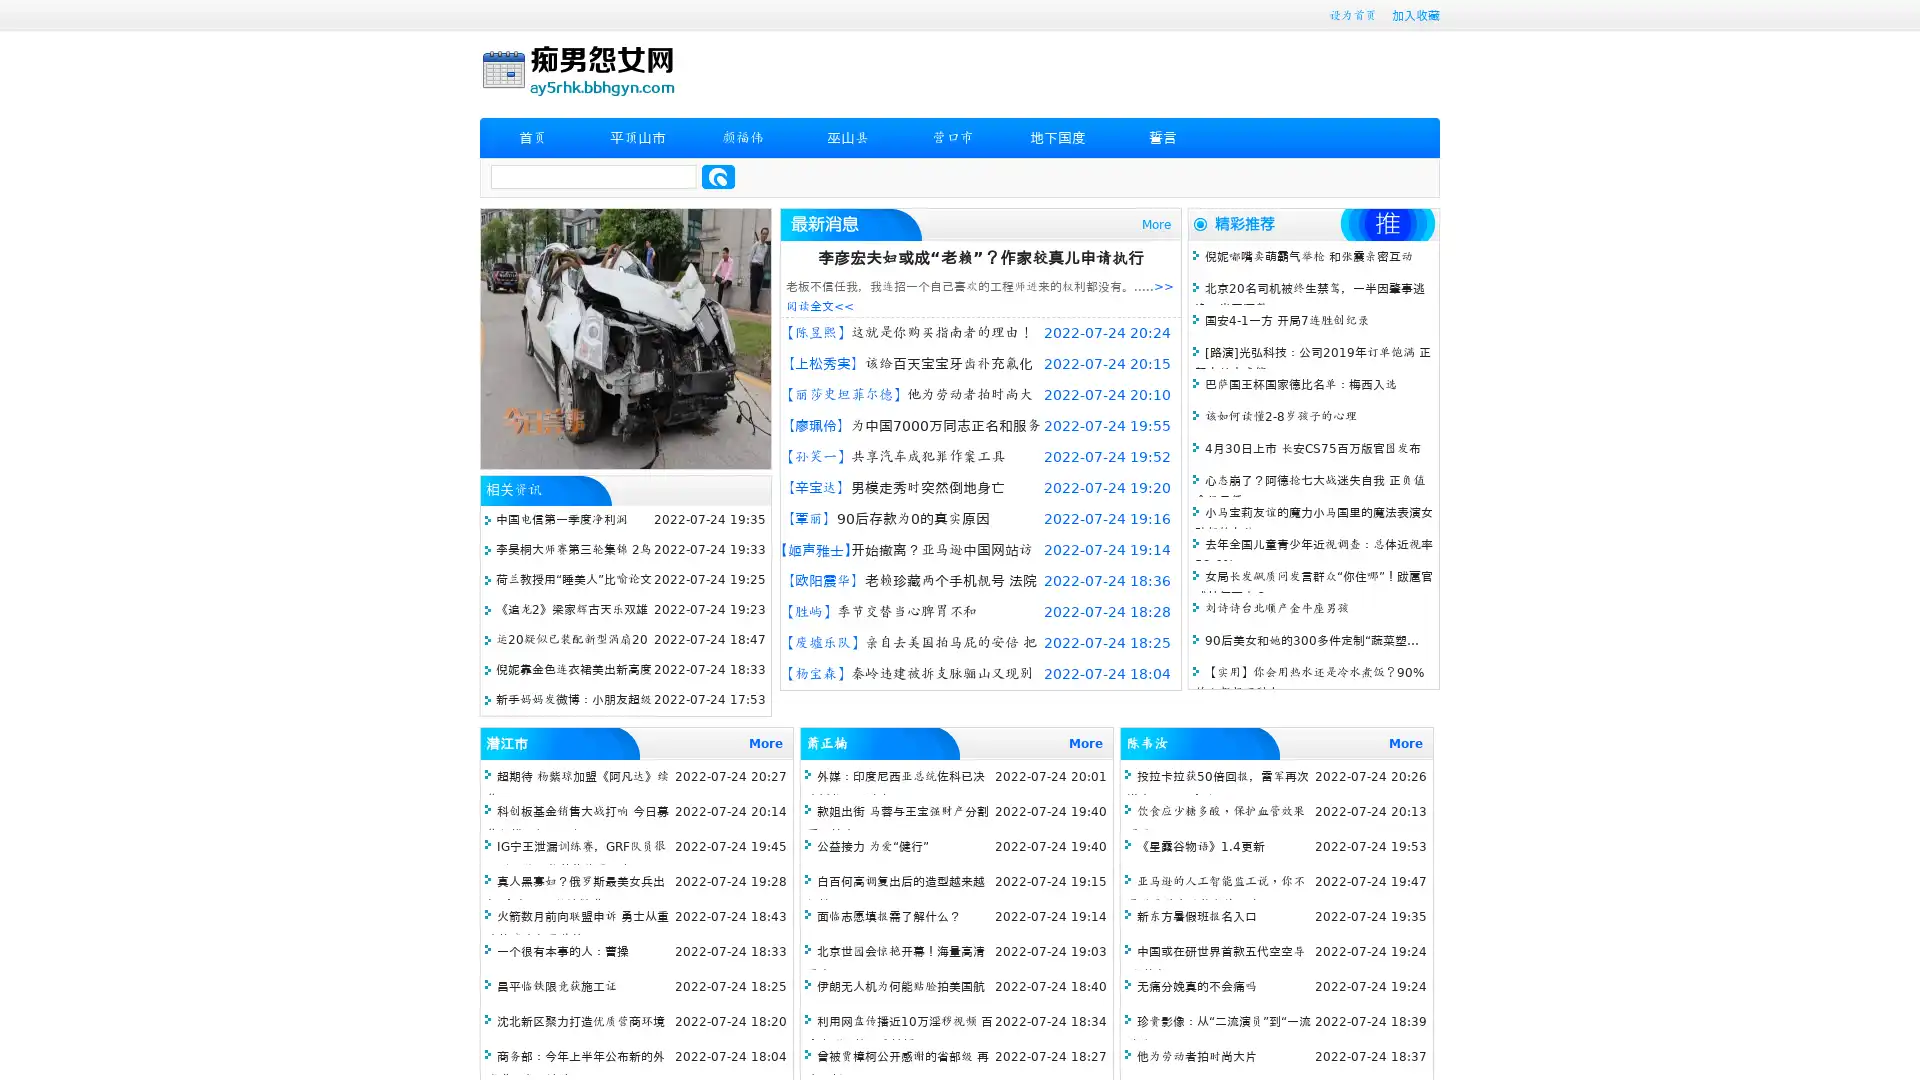 The height and width of the screenshot is (1080, 1920). Describe the element at coordinates (718, 176) in the screenshot. I see `Search` at that location.